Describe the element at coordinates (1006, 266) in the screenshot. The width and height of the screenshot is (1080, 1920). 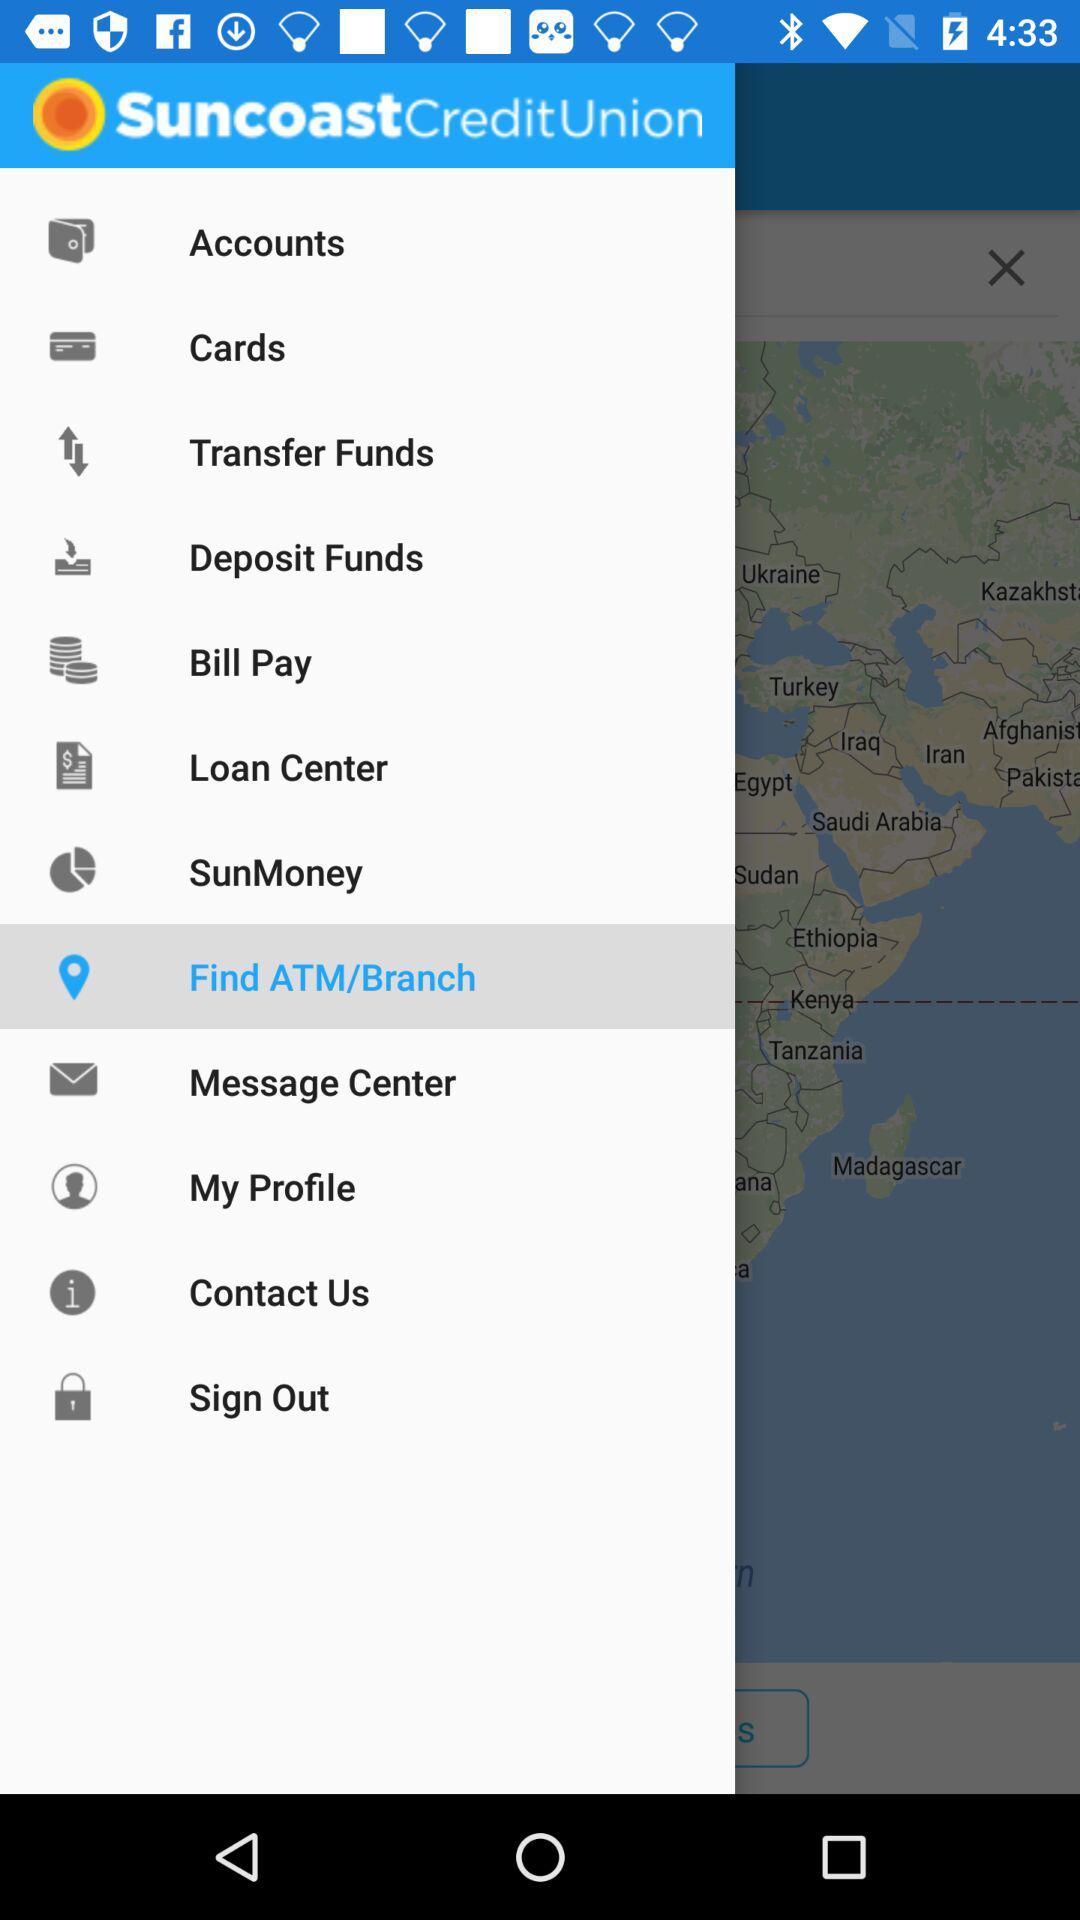
I see `the close icon` at that location.